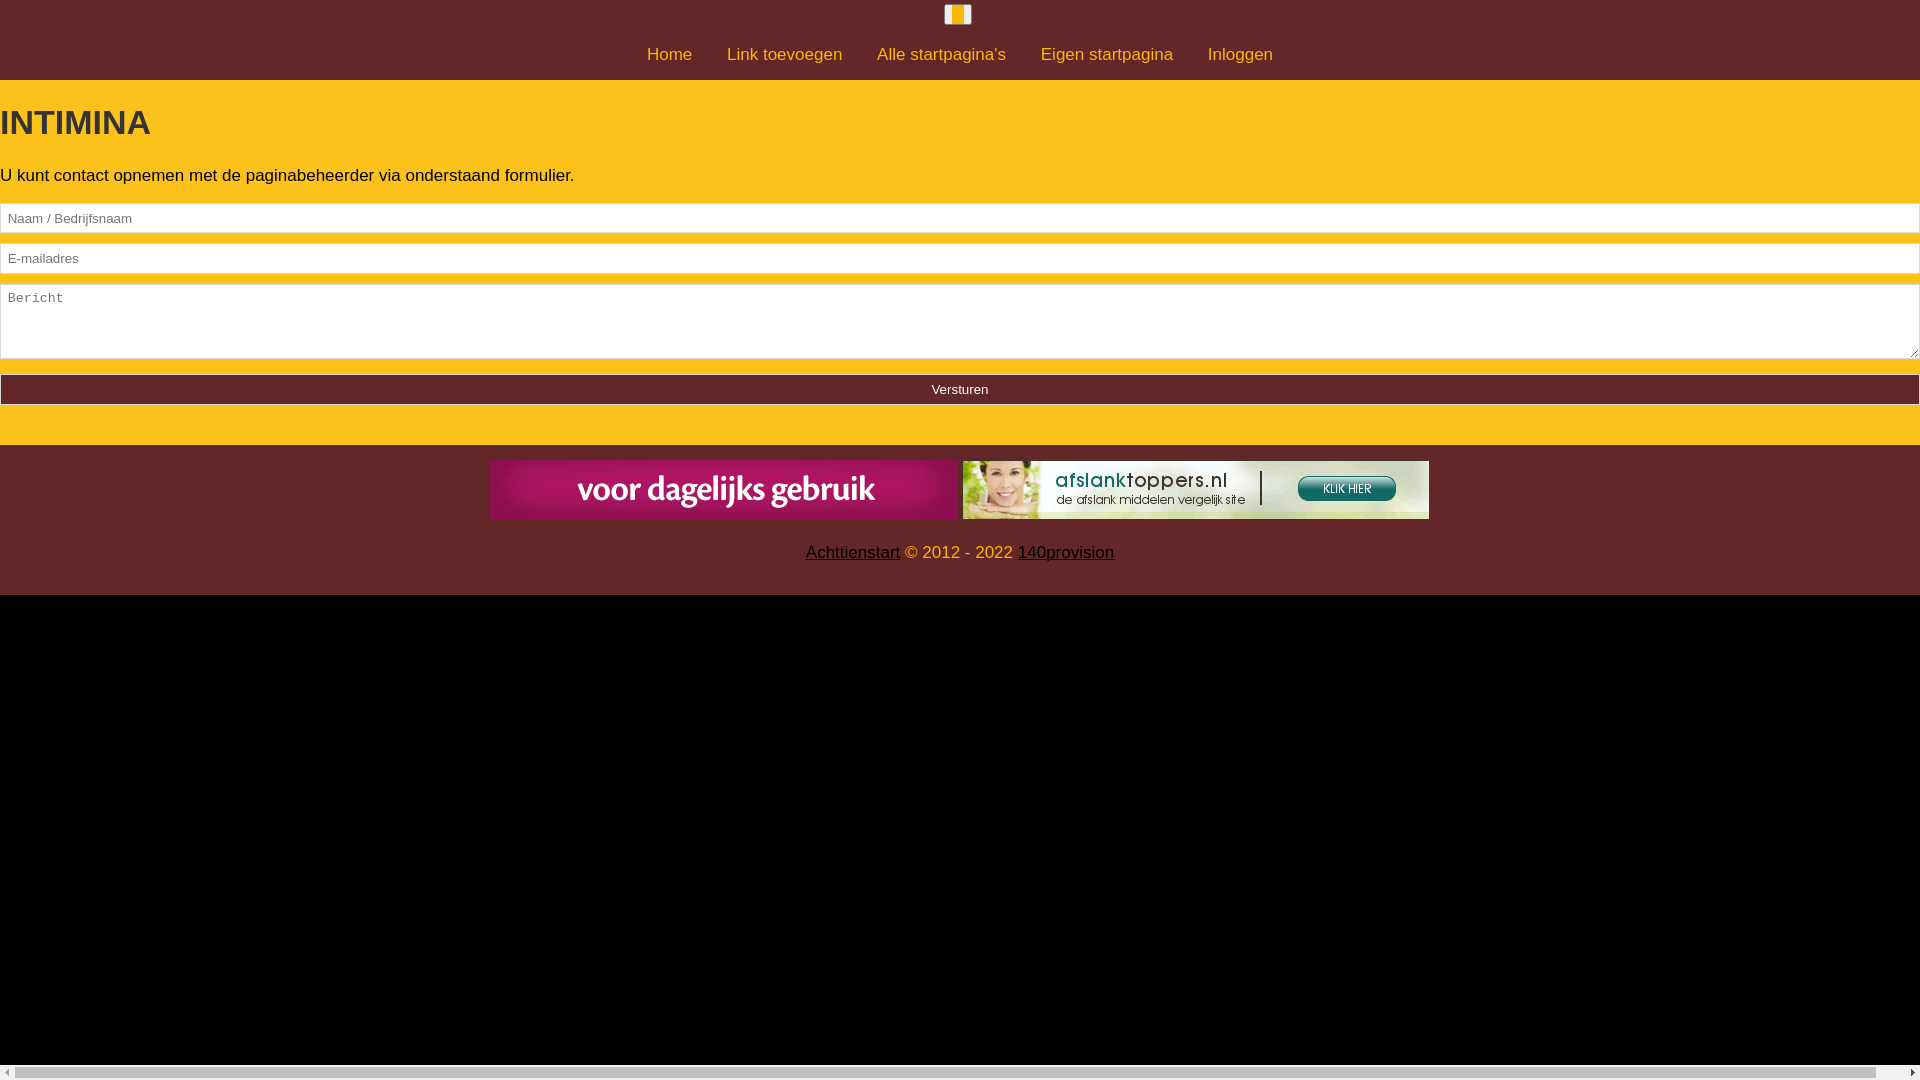 Image resolution: width=1920 pixels, height=1080 pixels. What do you see at coordinates (1064, 552) in the screenshot?
I see `'140provision'` at bounding box center [1064, 552].